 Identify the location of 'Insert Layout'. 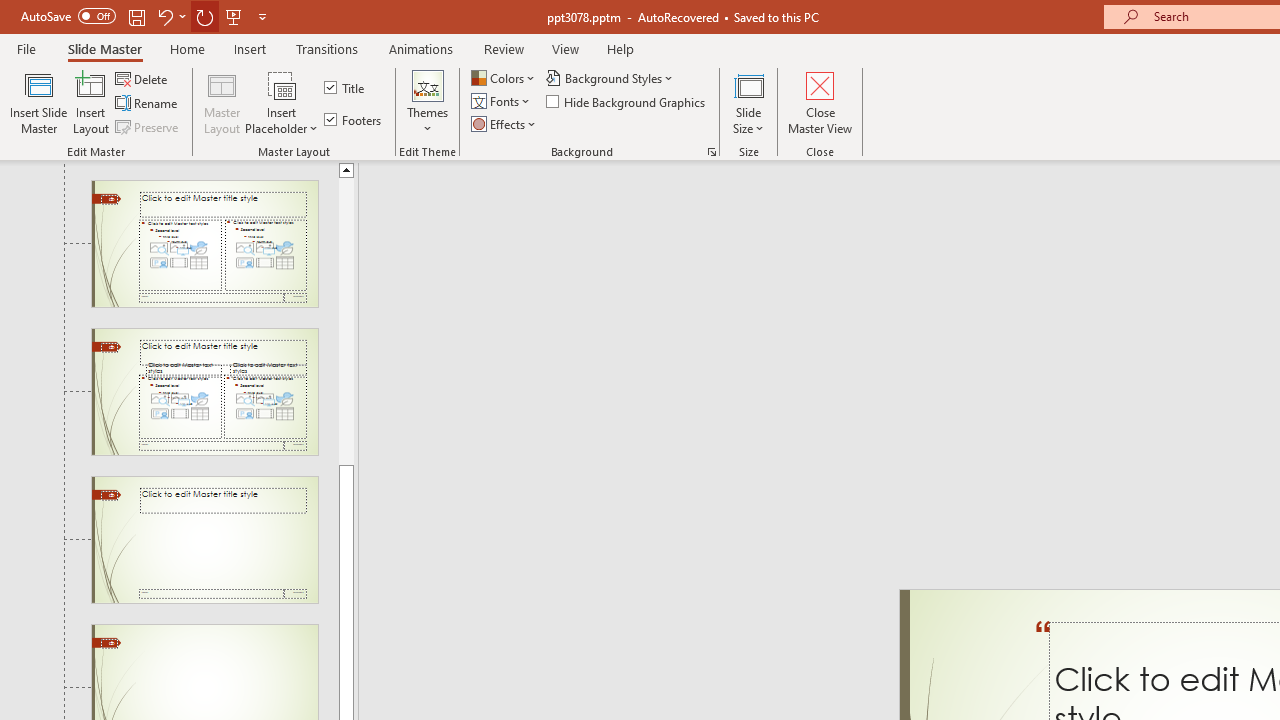
(90, 103).